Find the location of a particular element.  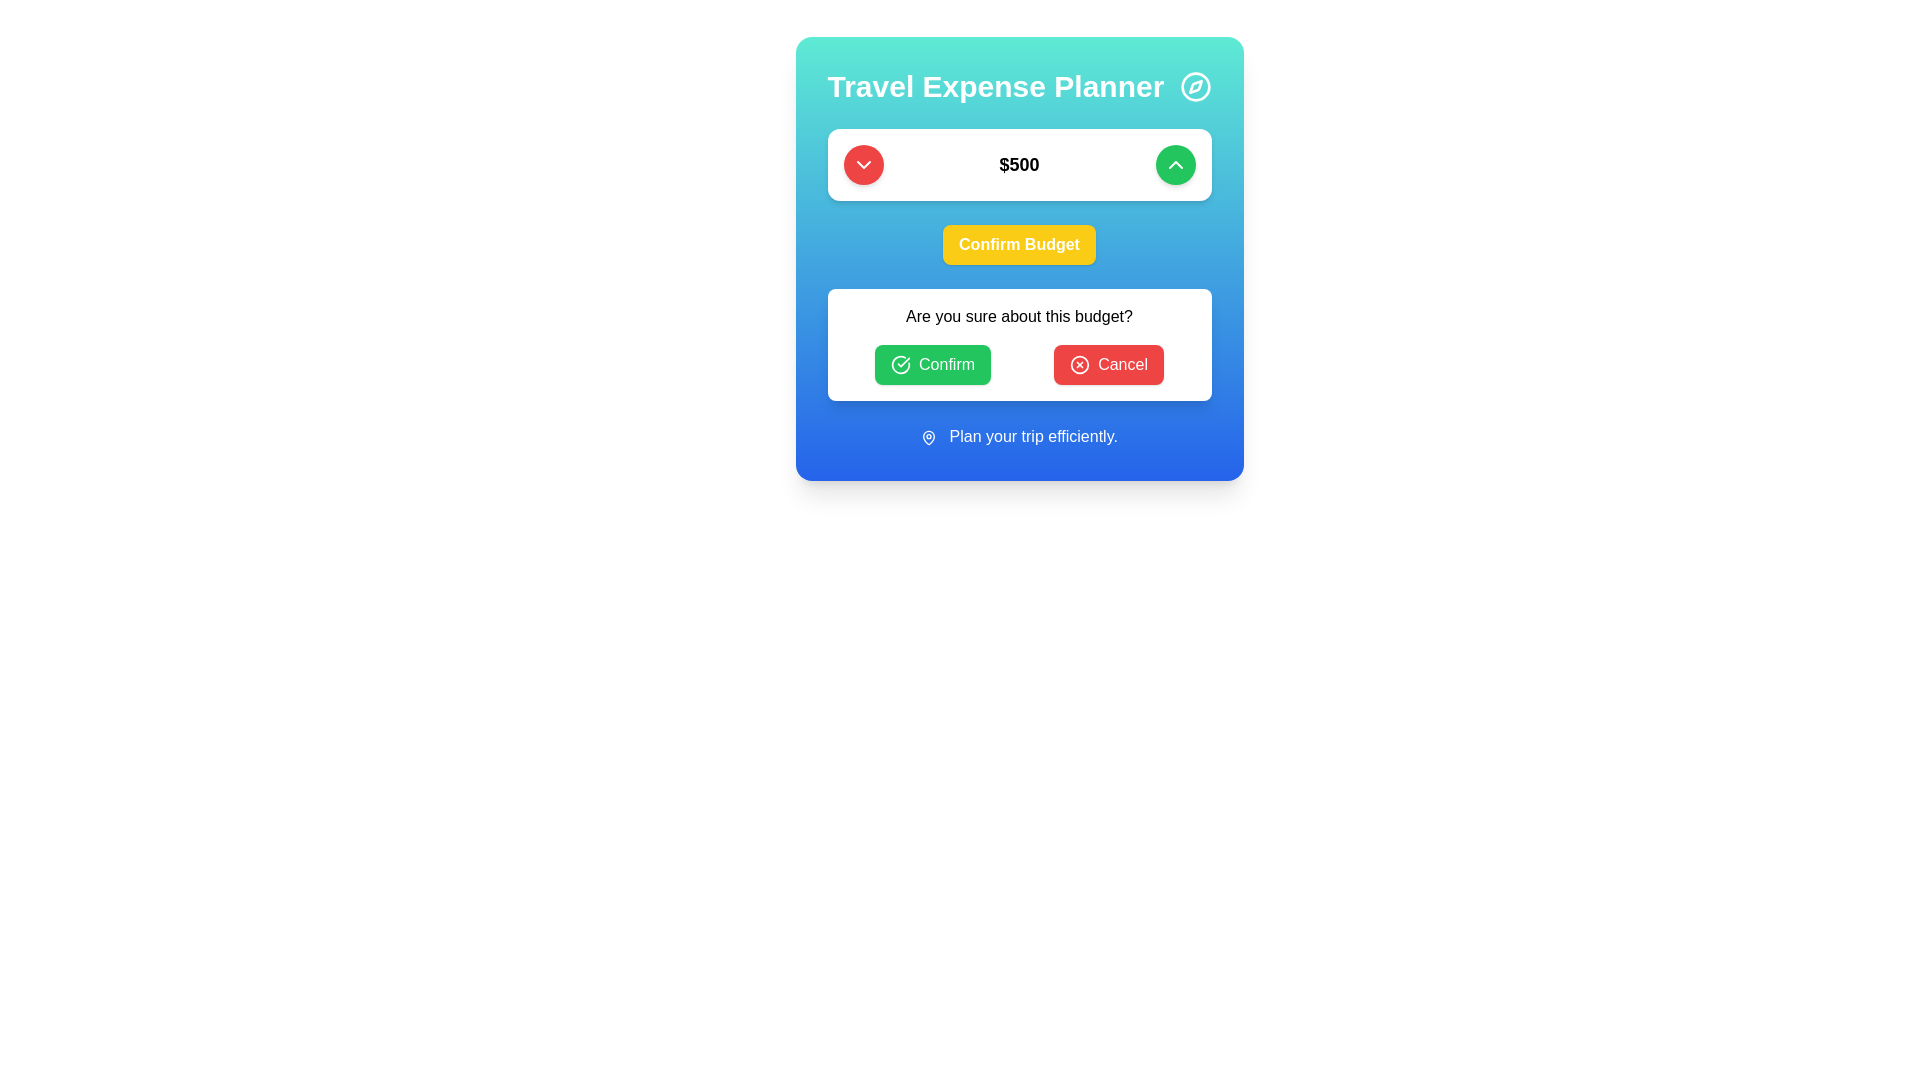

the confirm budget button located centrally within the white card interface is located at coordinates (1019, 244).